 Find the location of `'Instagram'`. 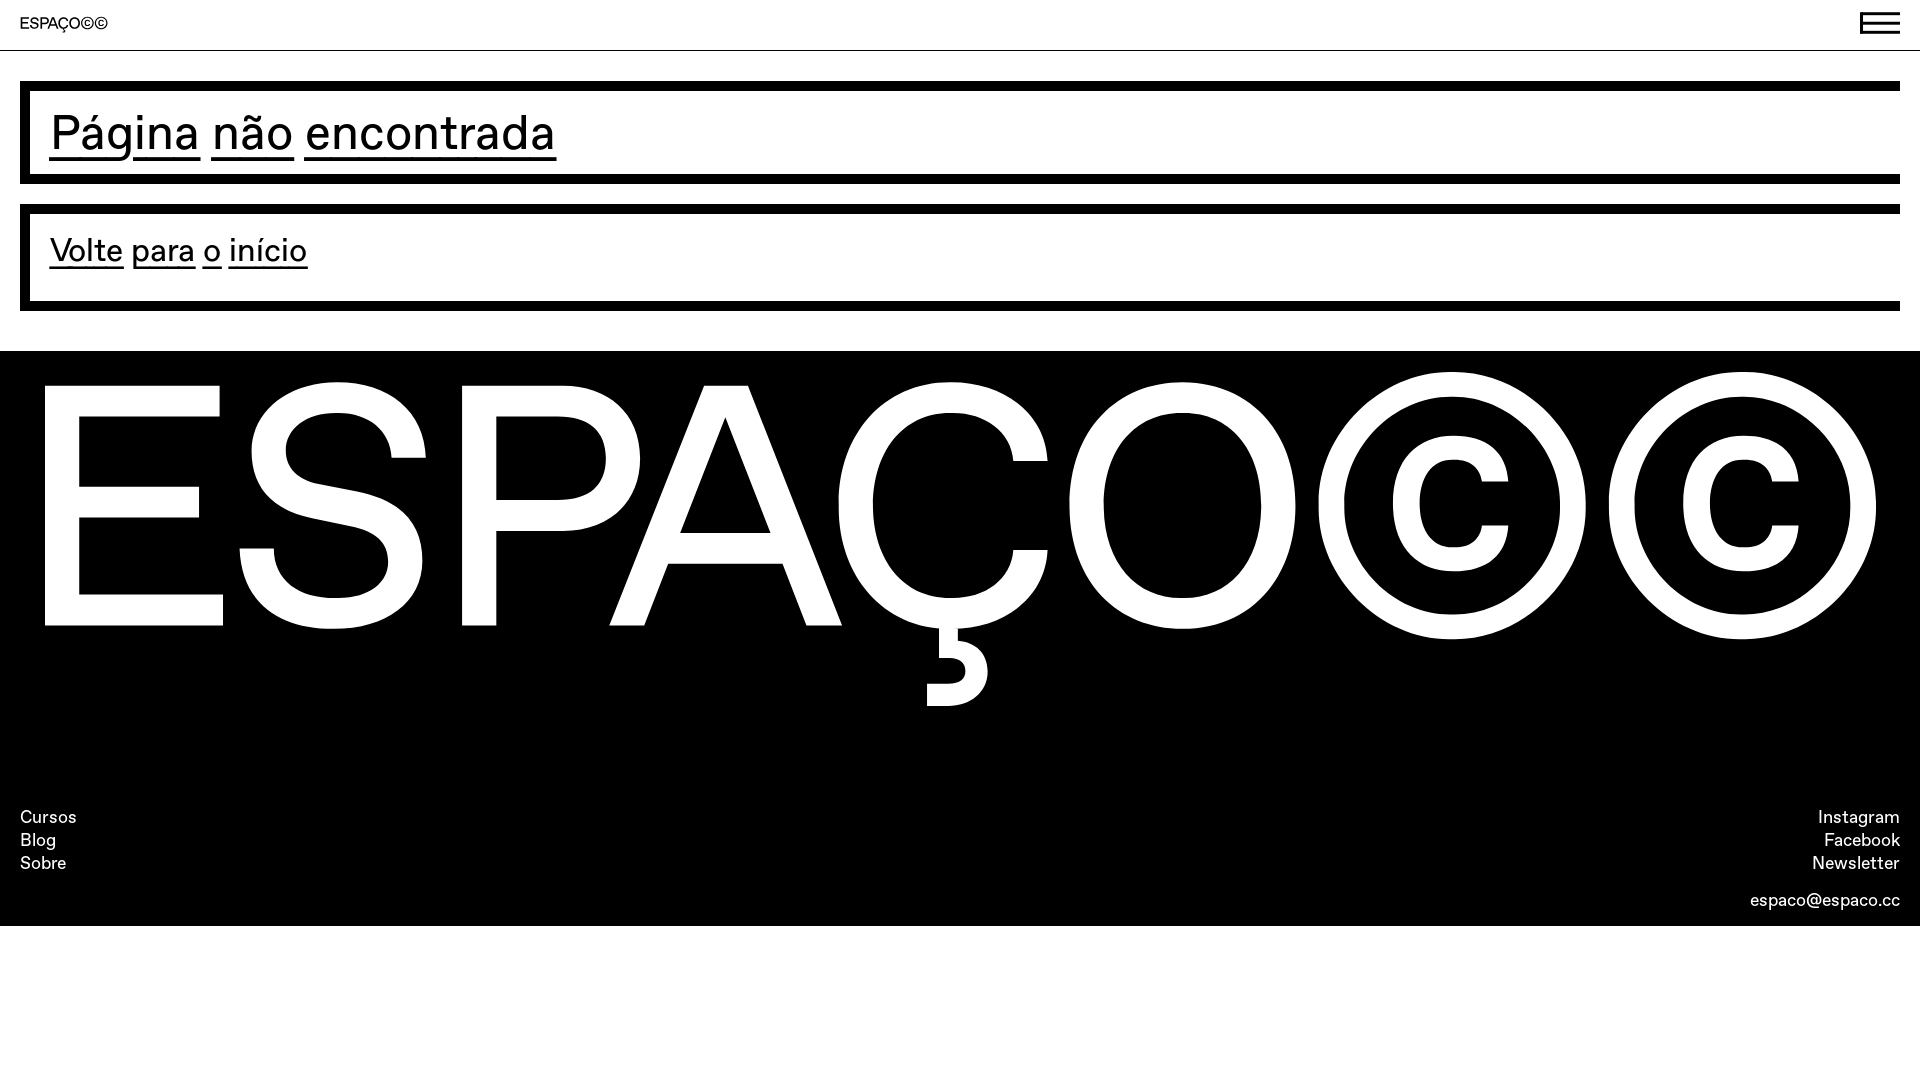

'Instagram' is located at coordinates (1818, 817).